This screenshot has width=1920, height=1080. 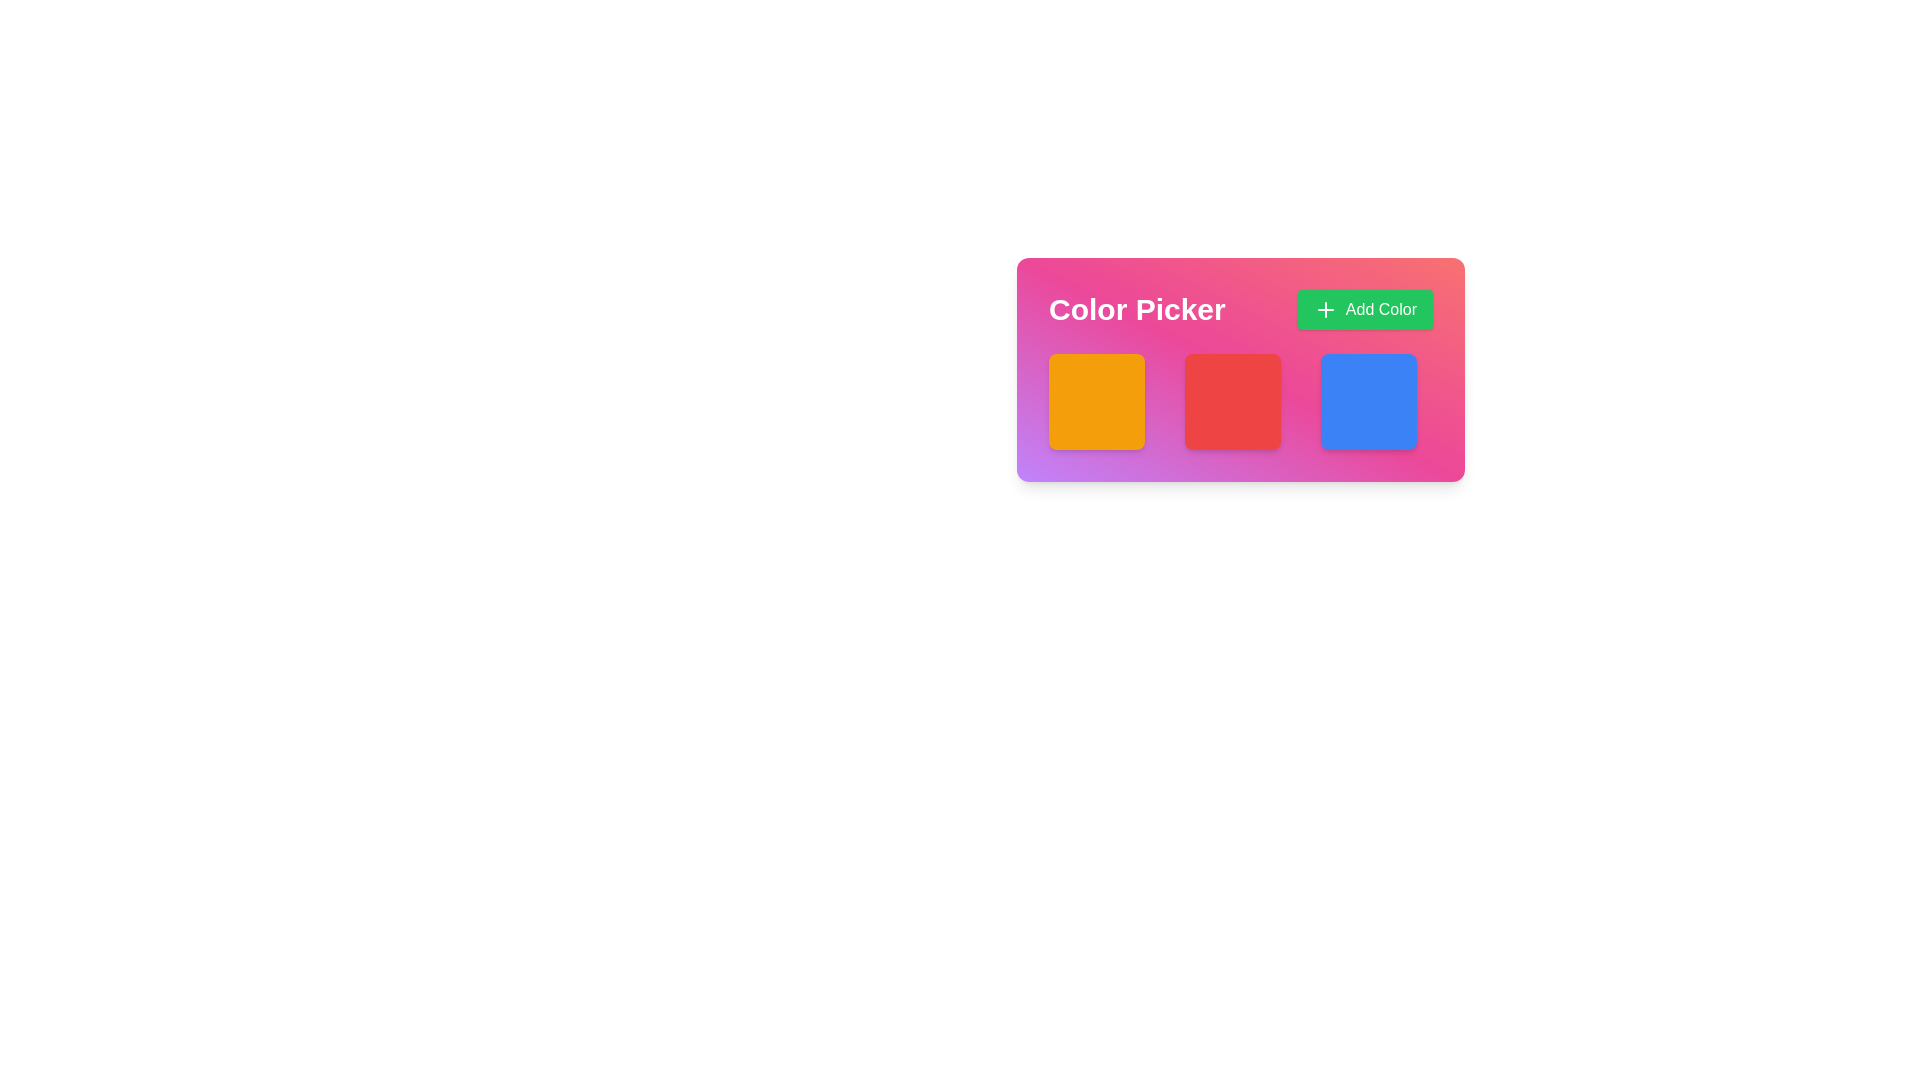 What do you see at coordinates (1096, 401) in the screenshot?
I see `the leftmost selectable color tile in the Color Picker section` at bounding box center [1096, 401].